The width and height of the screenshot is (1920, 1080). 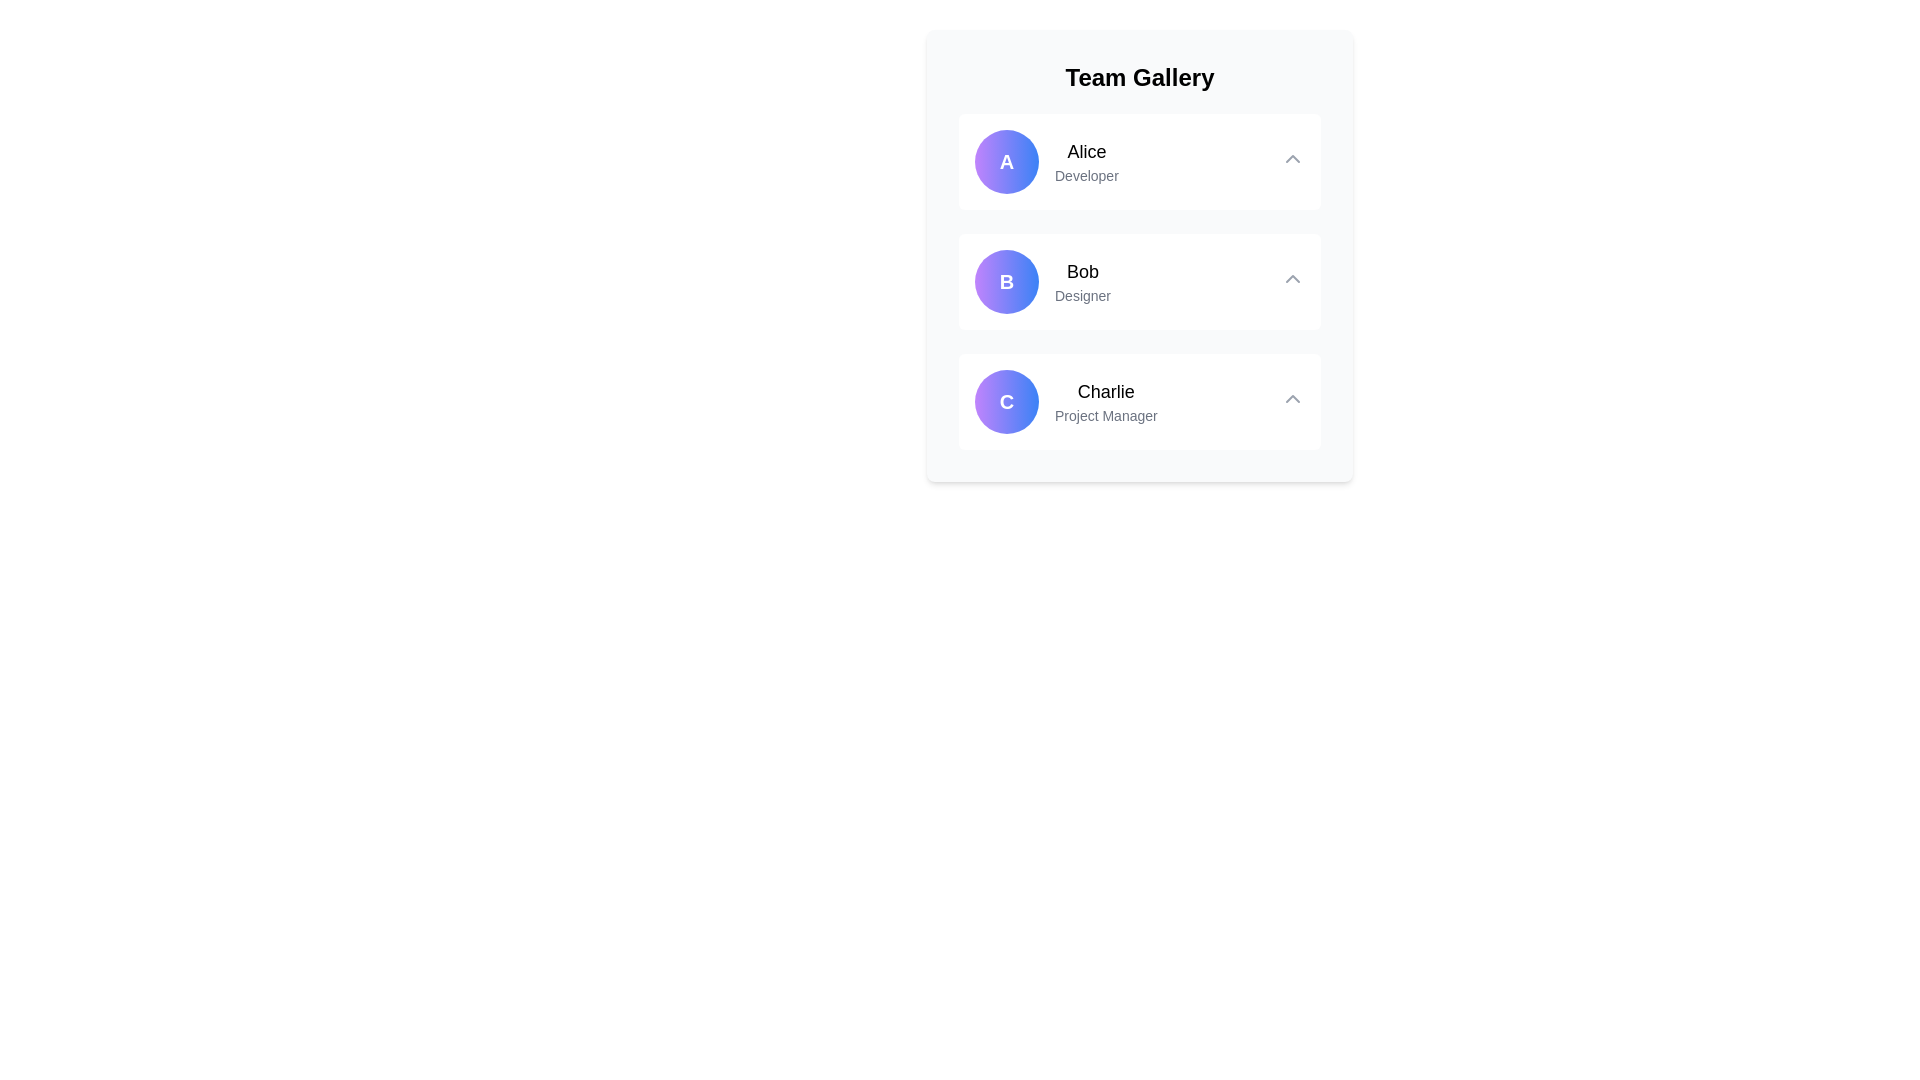 What do you see at coordinates (1292, 401) in the screenshot?
I see `the small upward-facing chevron-shaped icon in gray located at the far right of the row for 'Charlie - Project Manager'` at bounding box center [1292, 401].